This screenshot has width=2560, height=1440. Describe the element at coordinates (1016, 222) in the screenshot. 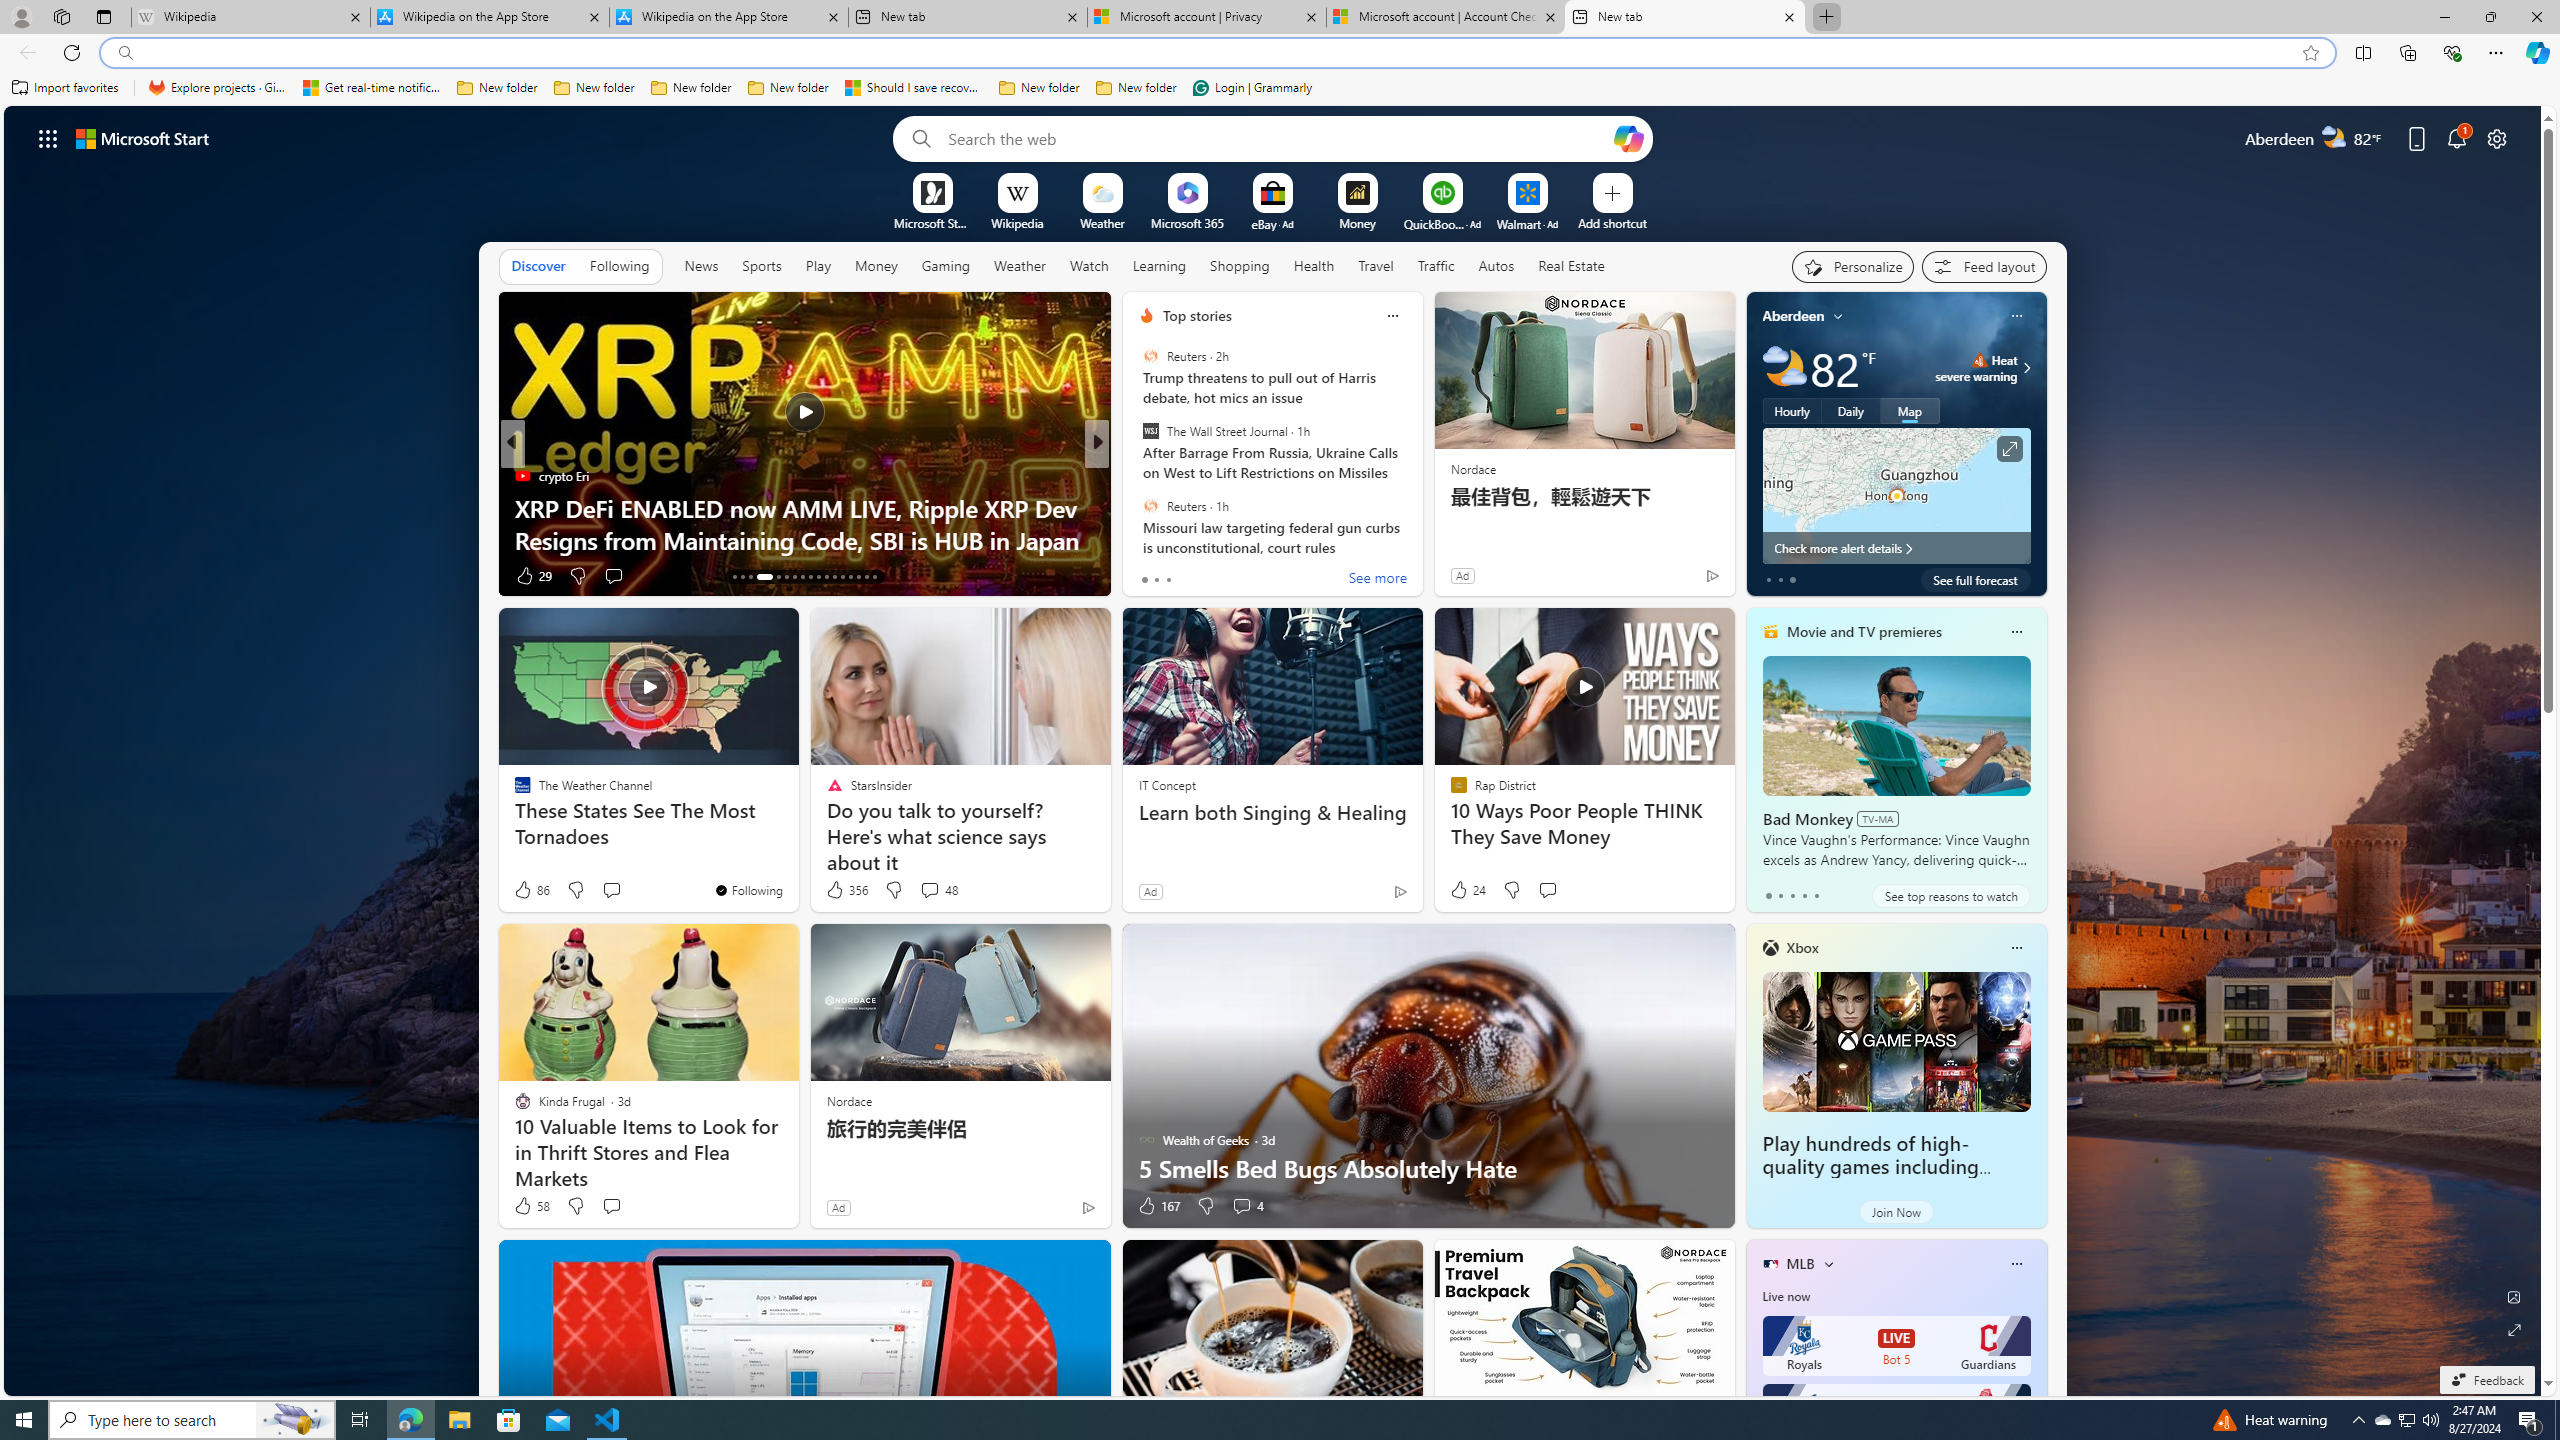

I see `'Wikipedia'` at that location.